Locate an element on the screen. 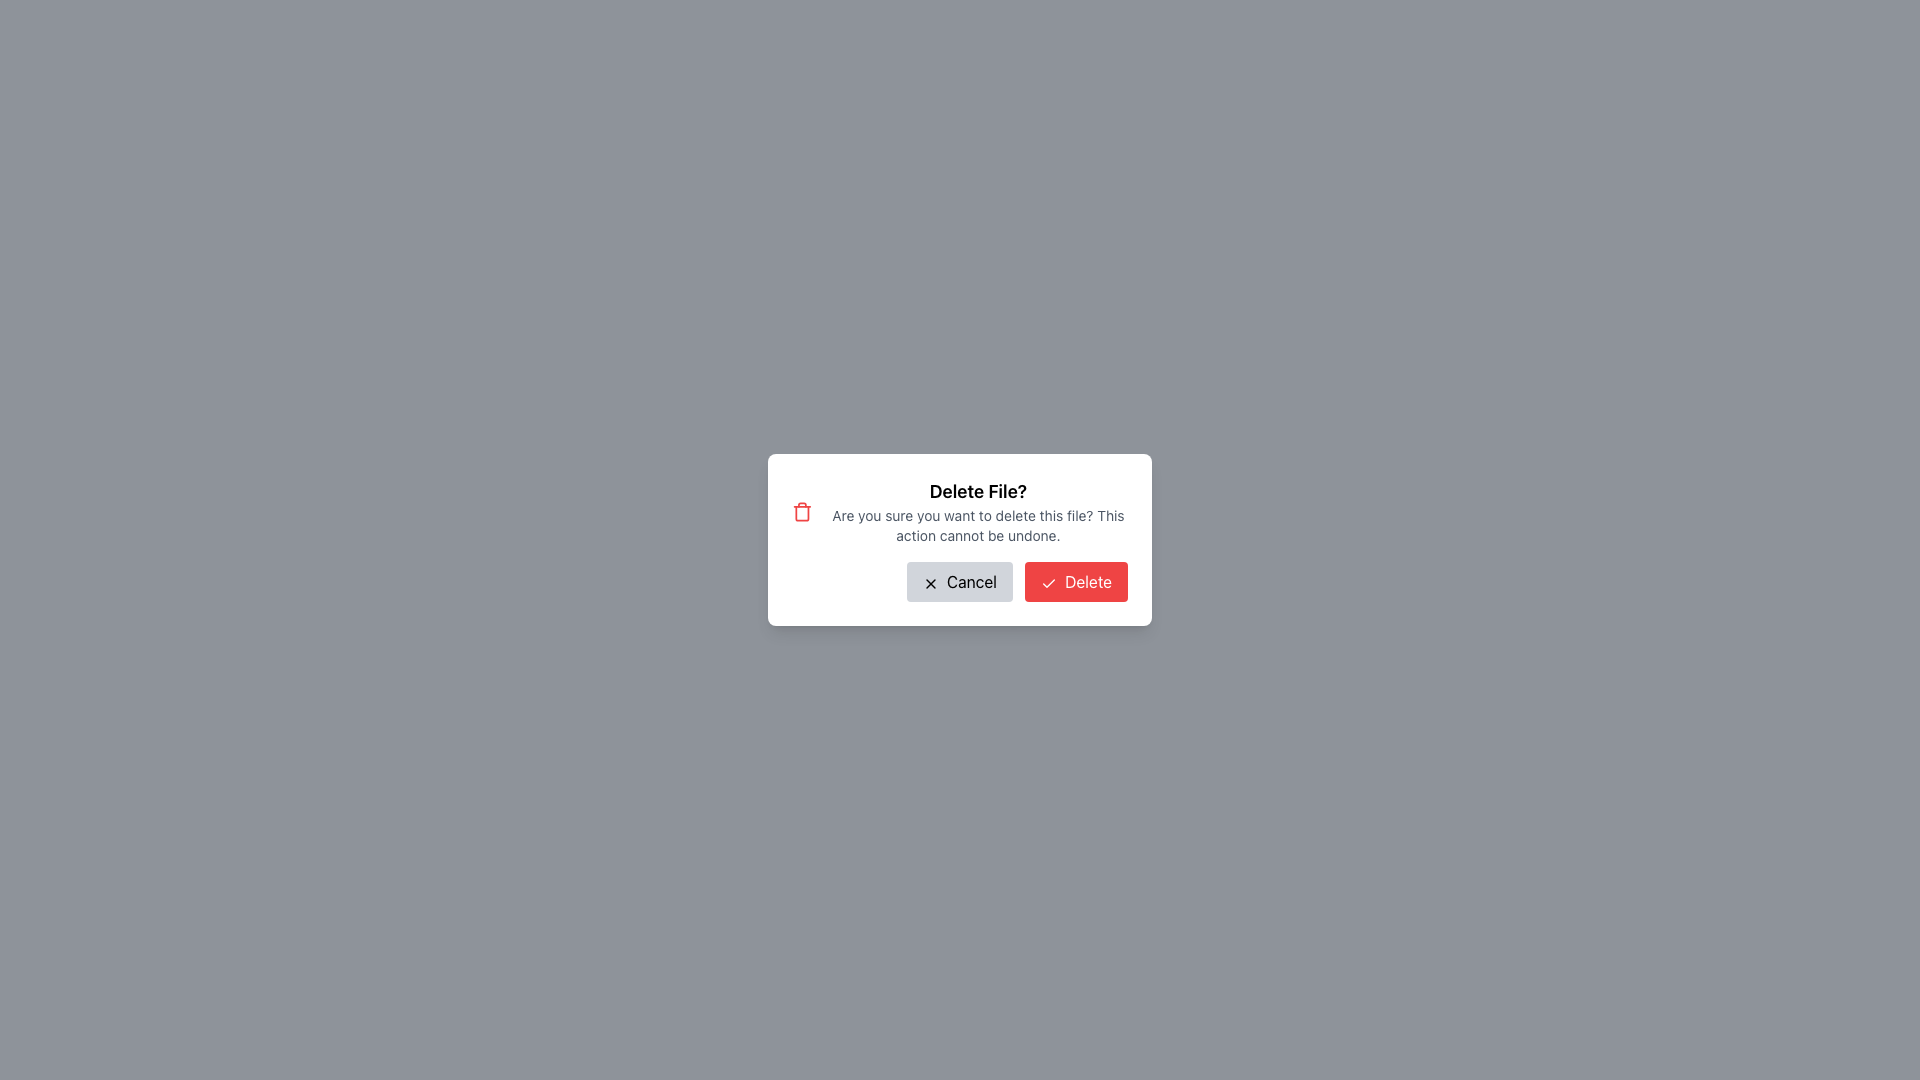 The image size is (1920, 1080). the compact checkmark icon within the 'Delete' button, which is styled with a clean, minimalistic design on a red background is located at coordinates (1047, 583).